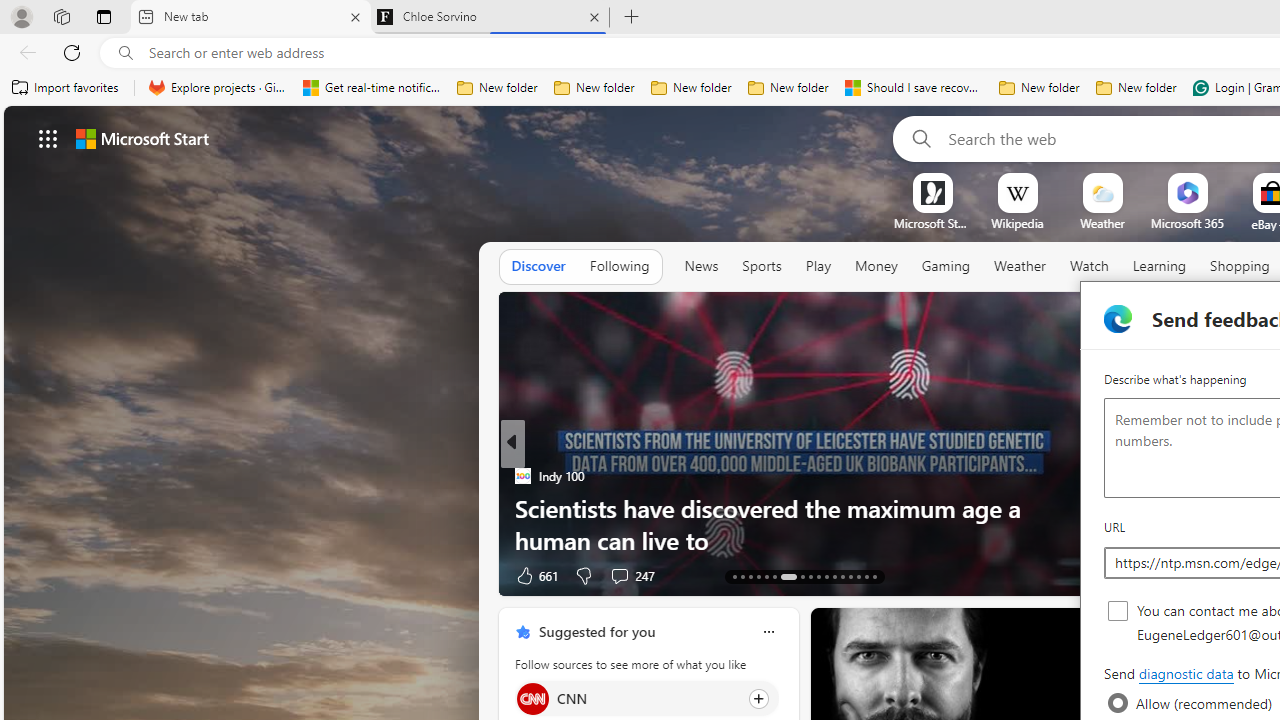  What do you see at coordinates (826, 577) in the screenshot?
I see `'AutomationID: tab-23'` at bounding box center [826, 577].